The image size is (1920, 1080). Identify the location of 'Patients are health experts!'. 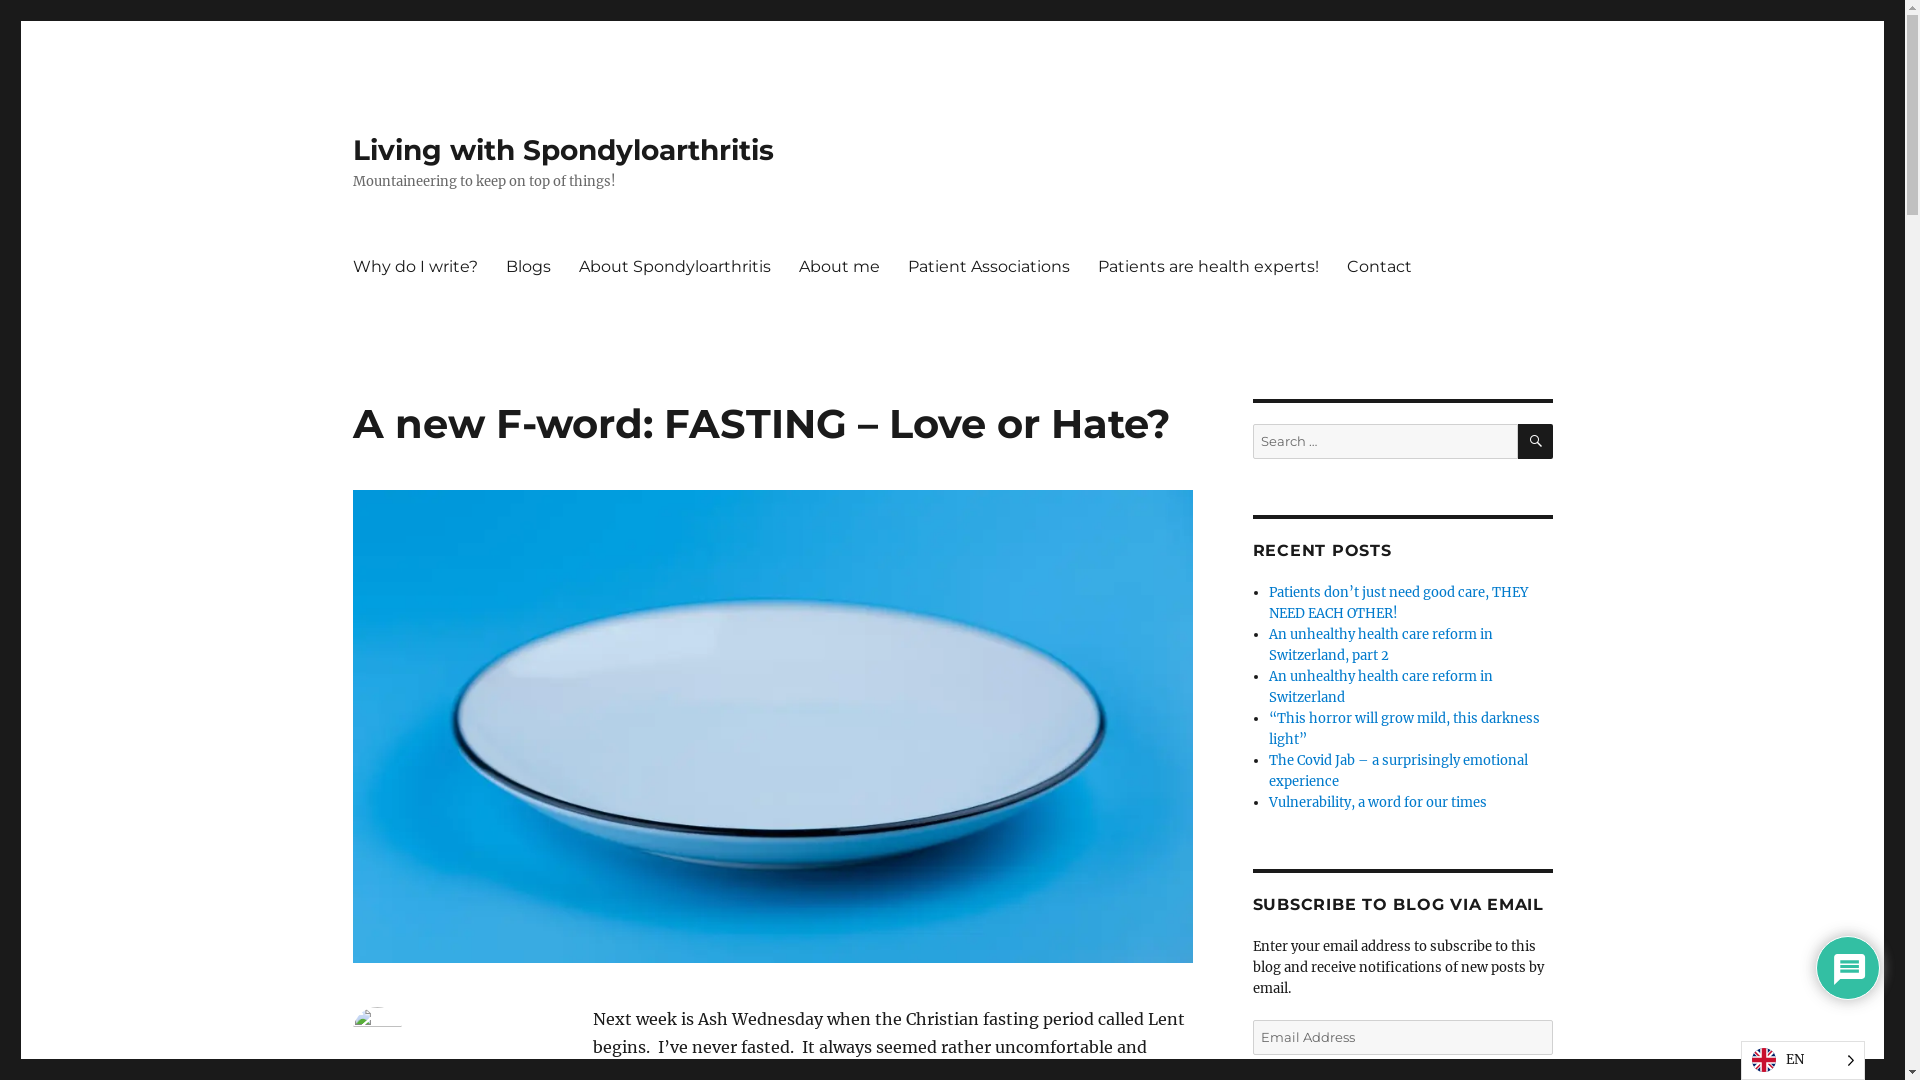
(1207, 265).